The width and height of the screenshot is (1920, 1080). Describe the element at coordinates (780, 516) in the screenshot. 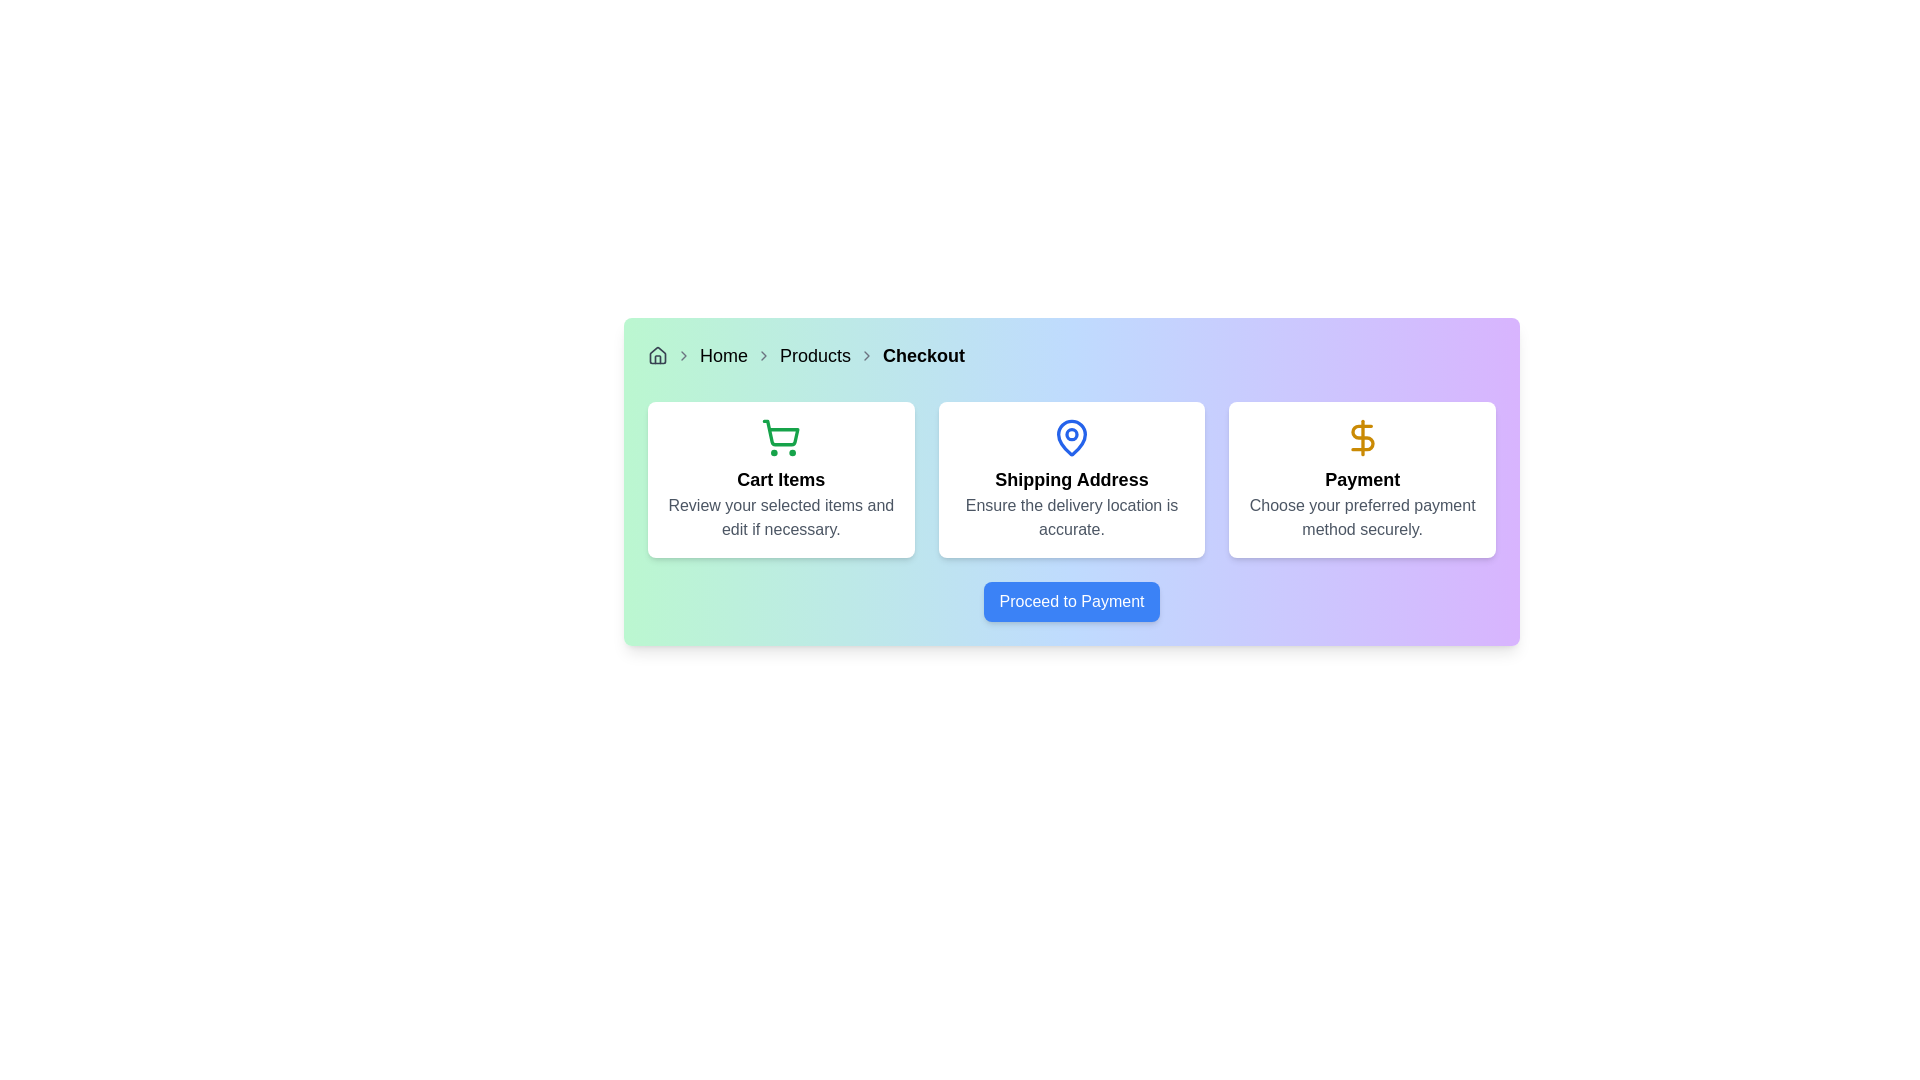

I see `the informational text label that provides instructions related to the 'Cart Items' section, located below the title 'Cart Items' and adjacent to a green shopping cart icon within the first card` at that location.